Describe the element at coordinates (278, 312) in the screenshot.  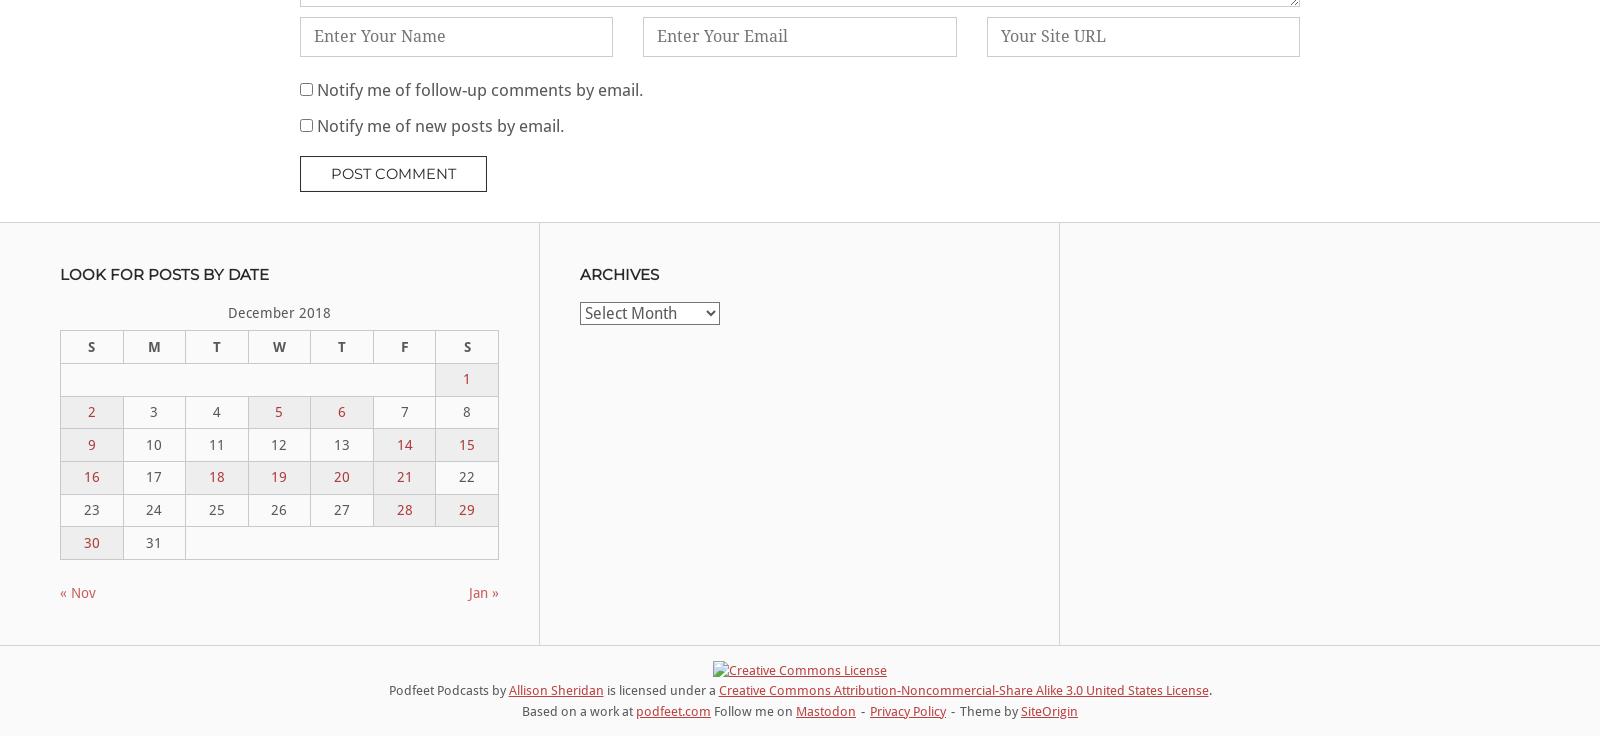
I see `'December 2018'` at that location.